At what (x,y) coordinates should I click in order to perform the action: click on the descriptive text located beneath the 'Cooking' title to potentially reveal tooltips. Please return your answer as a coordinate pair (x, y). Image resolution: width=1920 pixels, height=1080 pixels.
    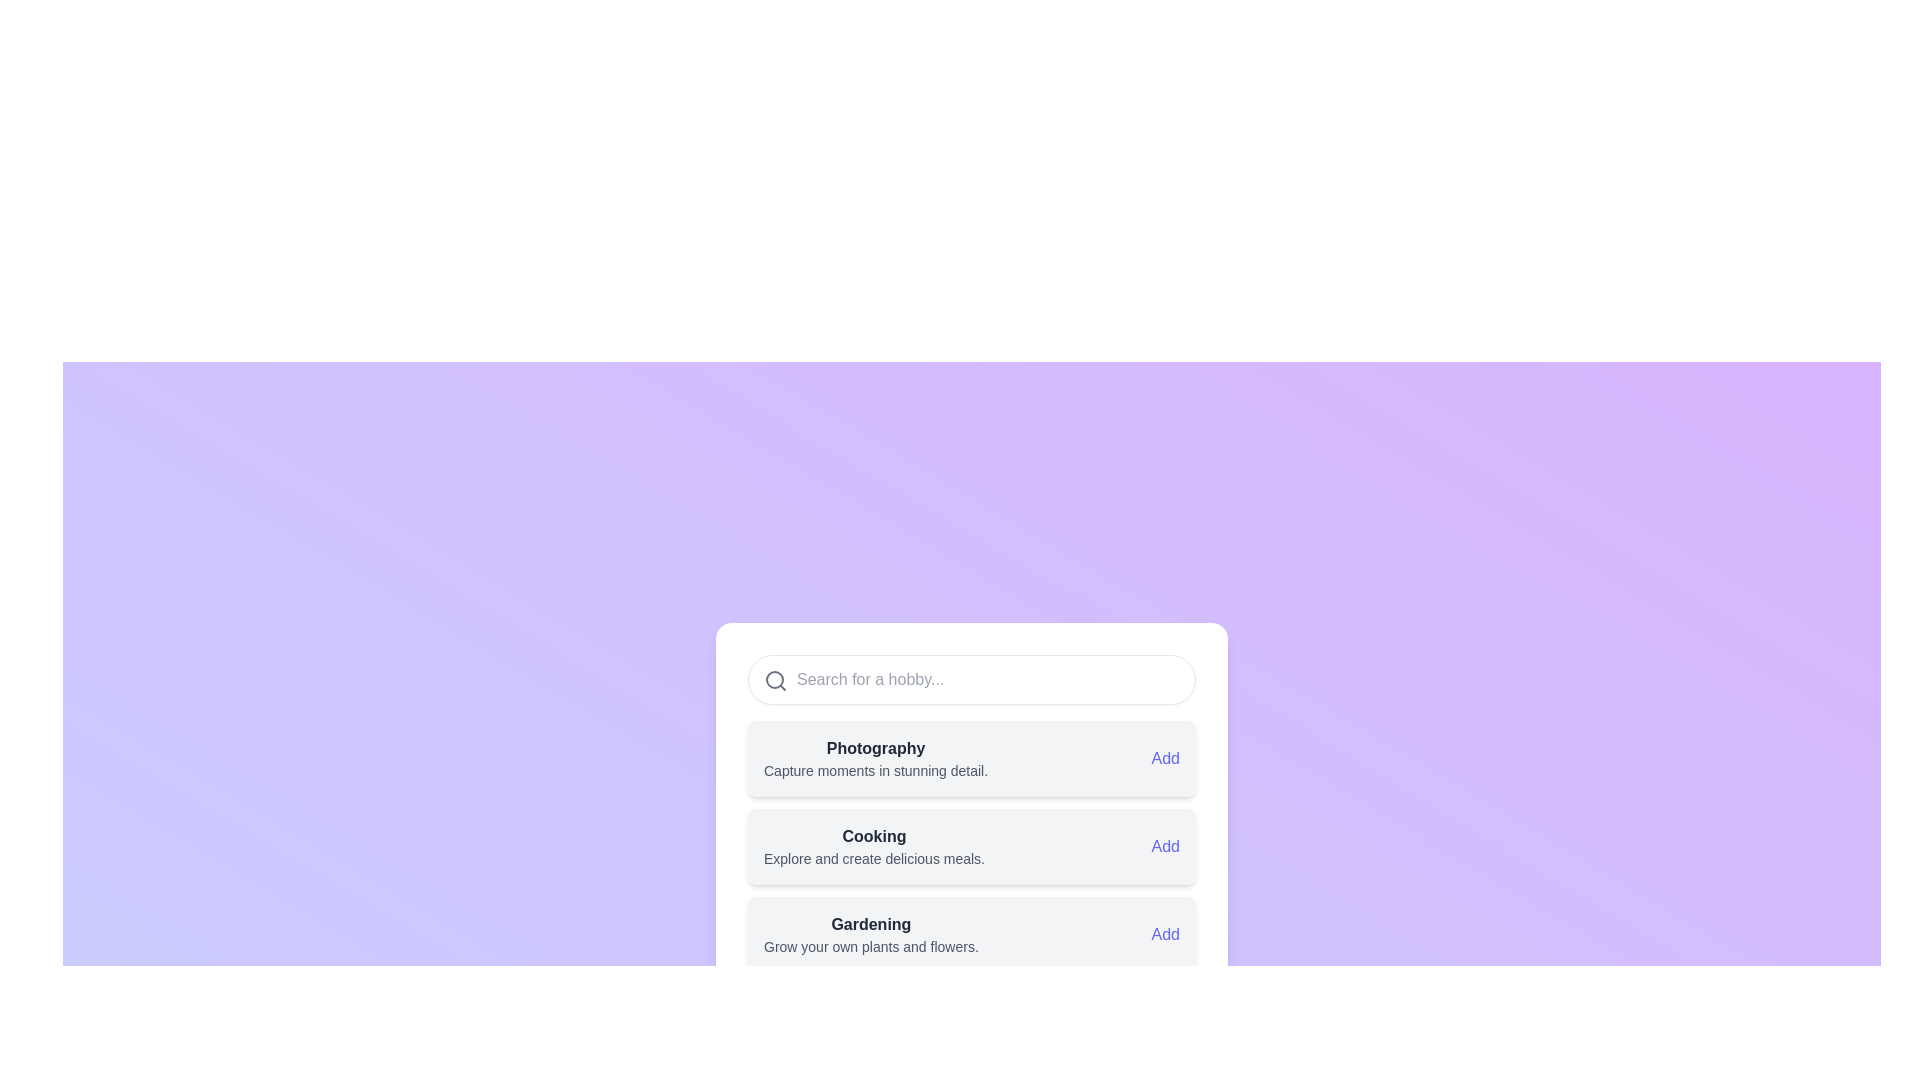
    Looking at the image, I should click on (874, 858).